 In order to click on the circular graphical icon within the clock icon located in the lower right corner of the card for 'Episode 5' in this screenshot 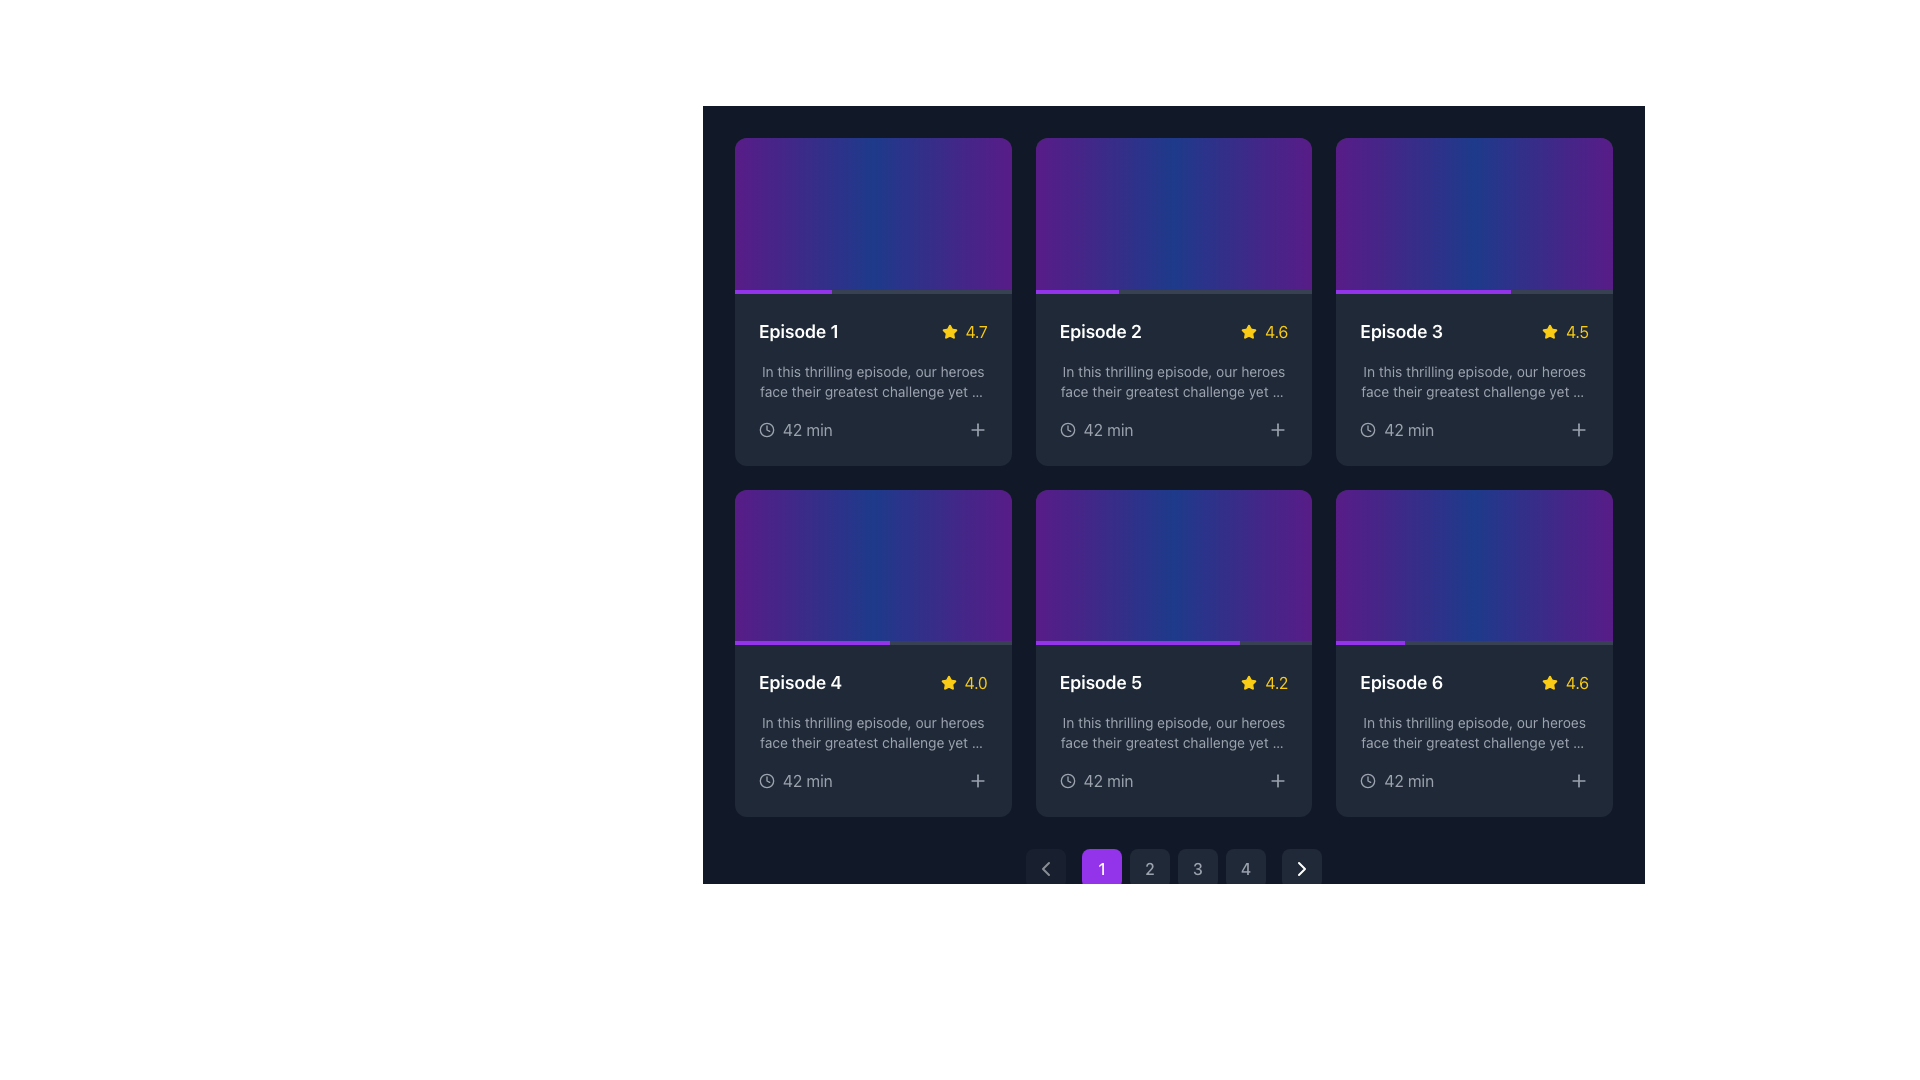, I will do `click(1066, 780)`.